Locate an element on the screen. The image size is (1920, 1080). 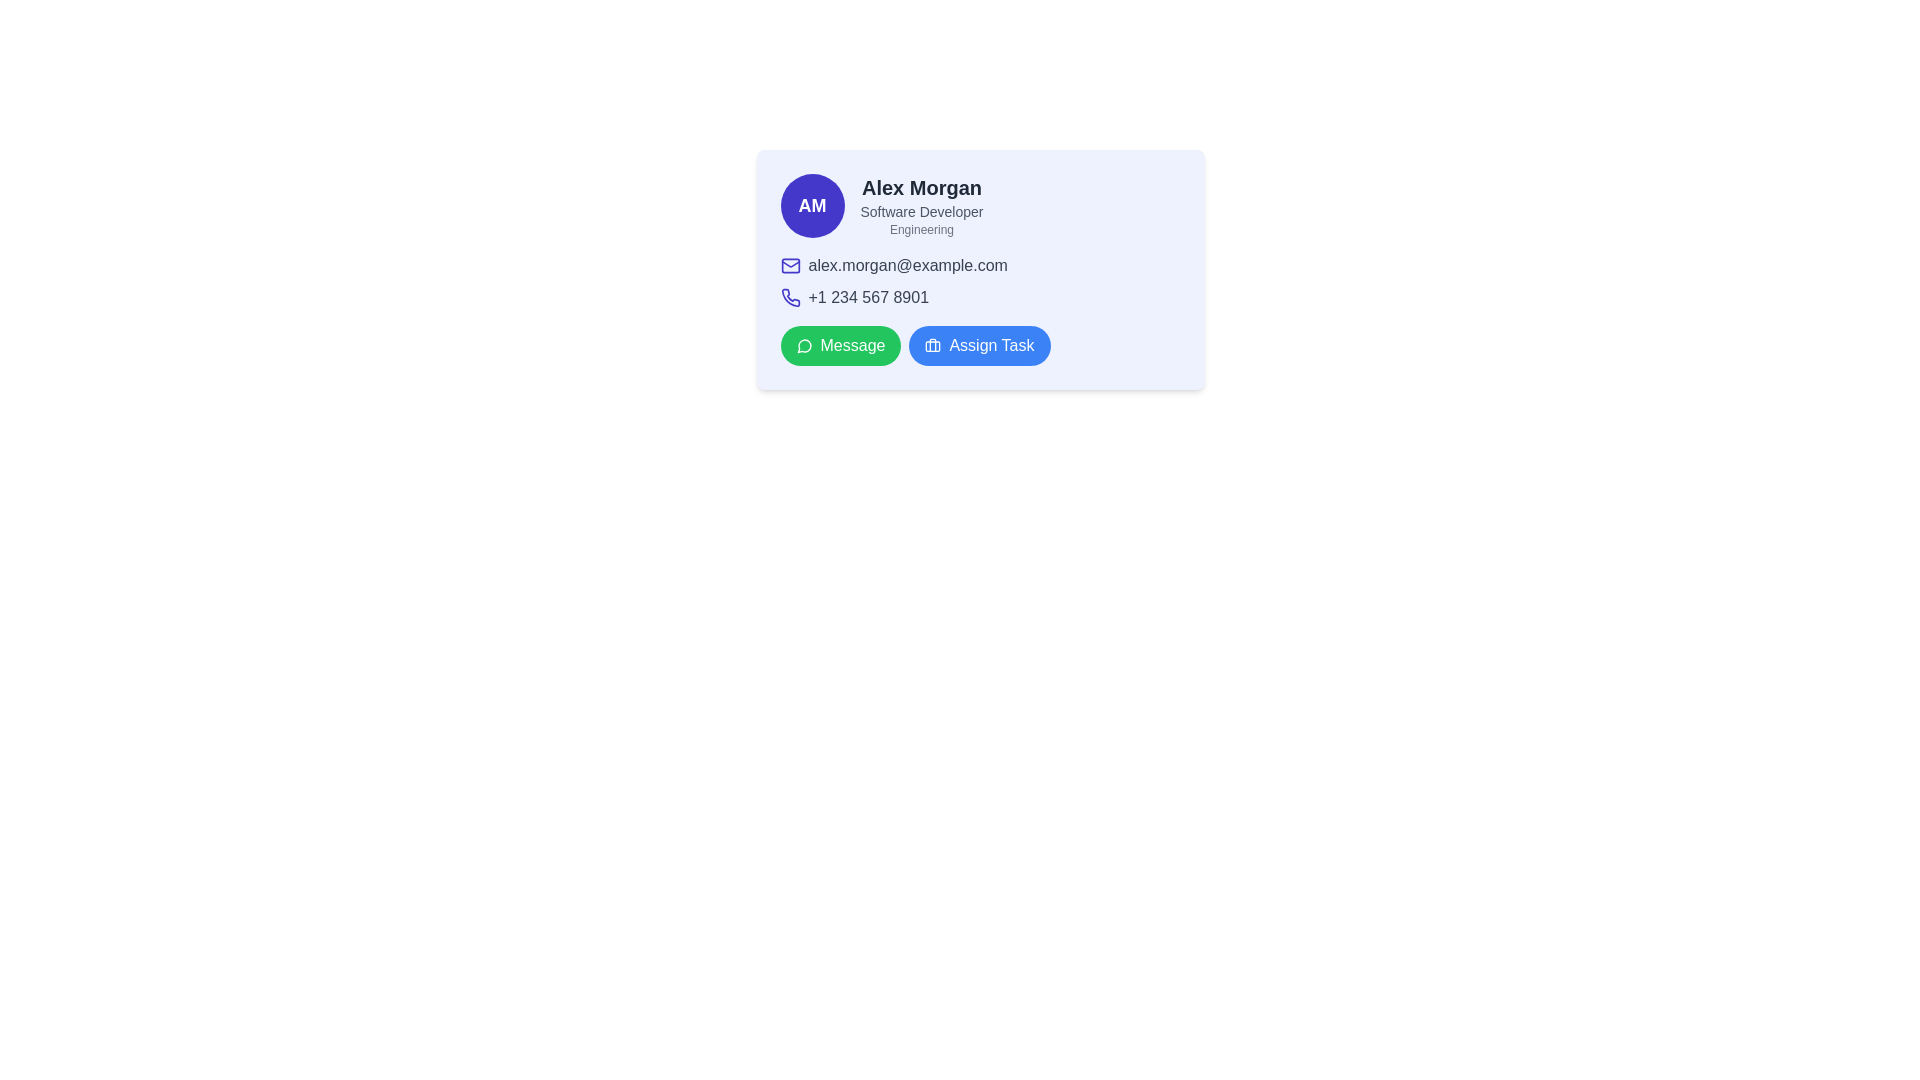
the circular speech bubble icon with a green stroke located to the left of the 'Message' button in the bottom-left corner of the card-like interface is located at coordinates (804, 345).